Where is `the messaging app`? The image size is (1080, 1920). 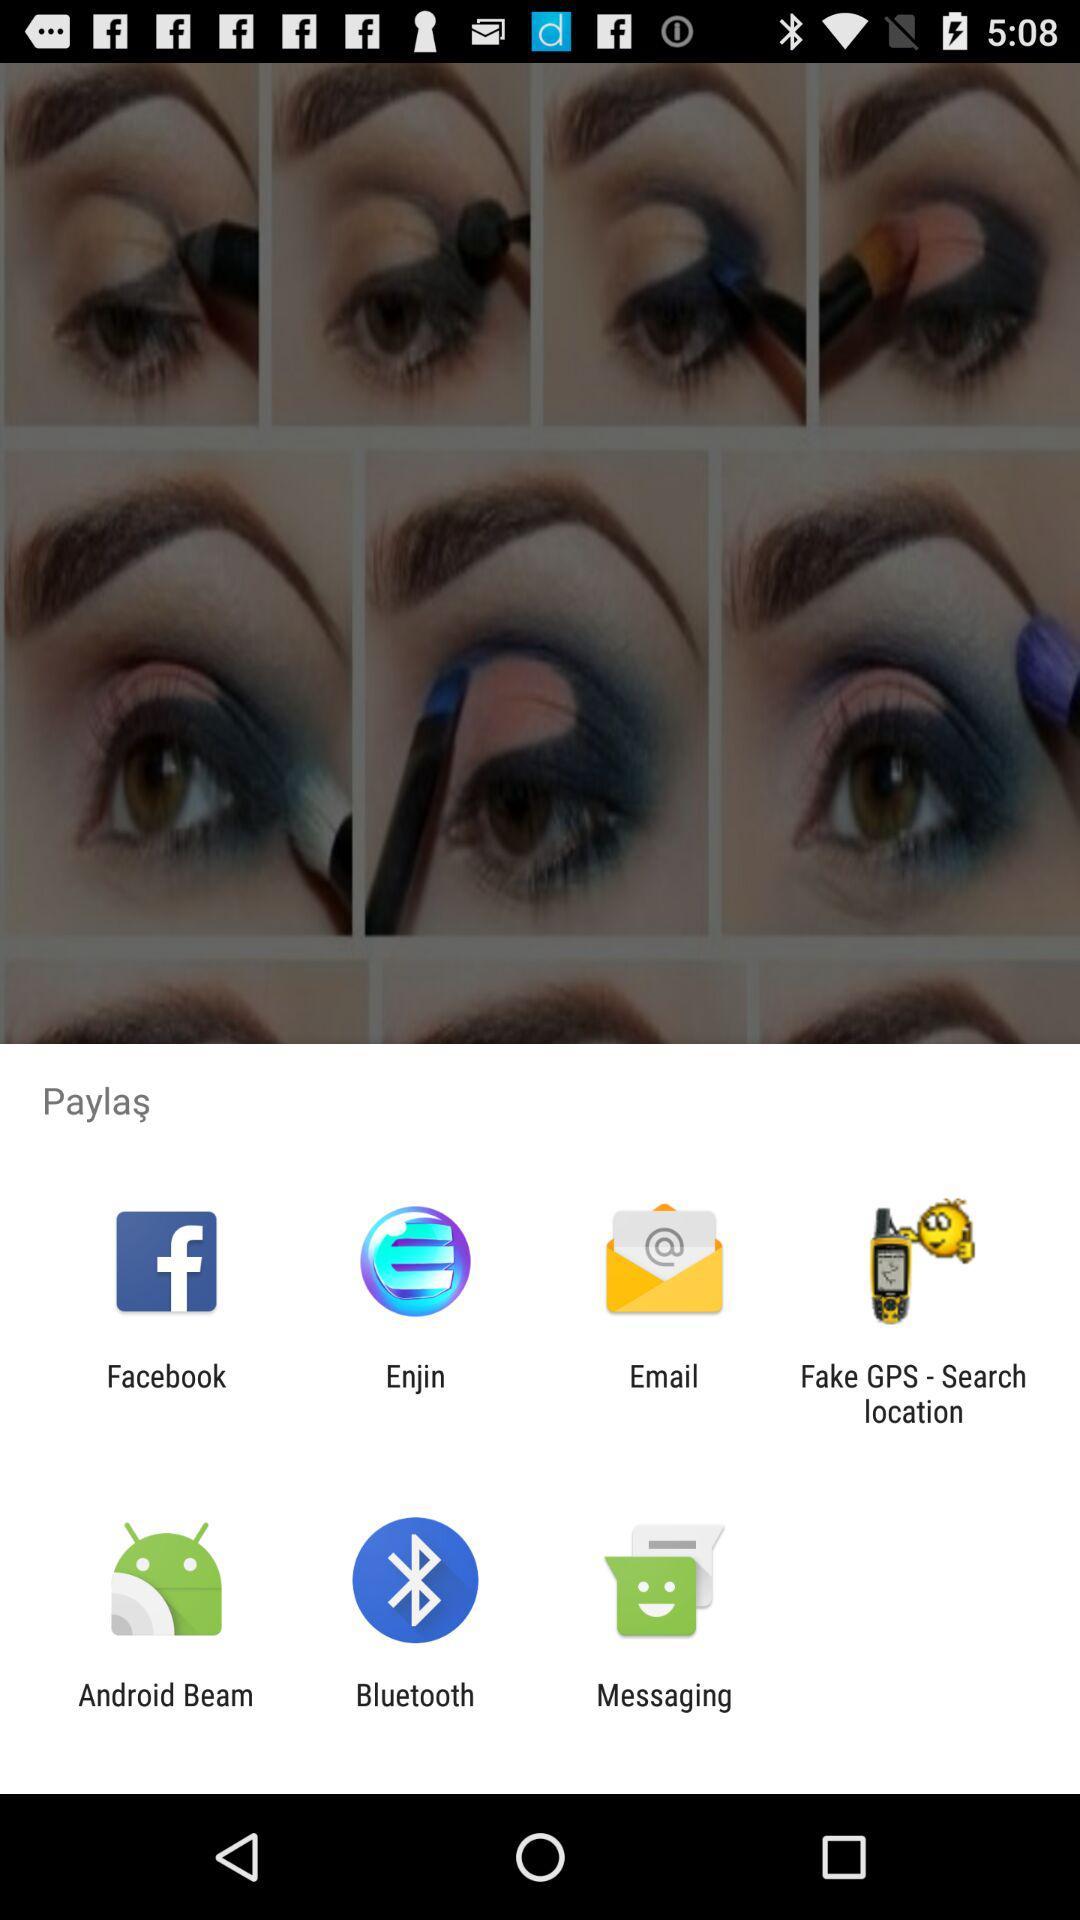 the messaging app is located at coordinates (664, 1711).